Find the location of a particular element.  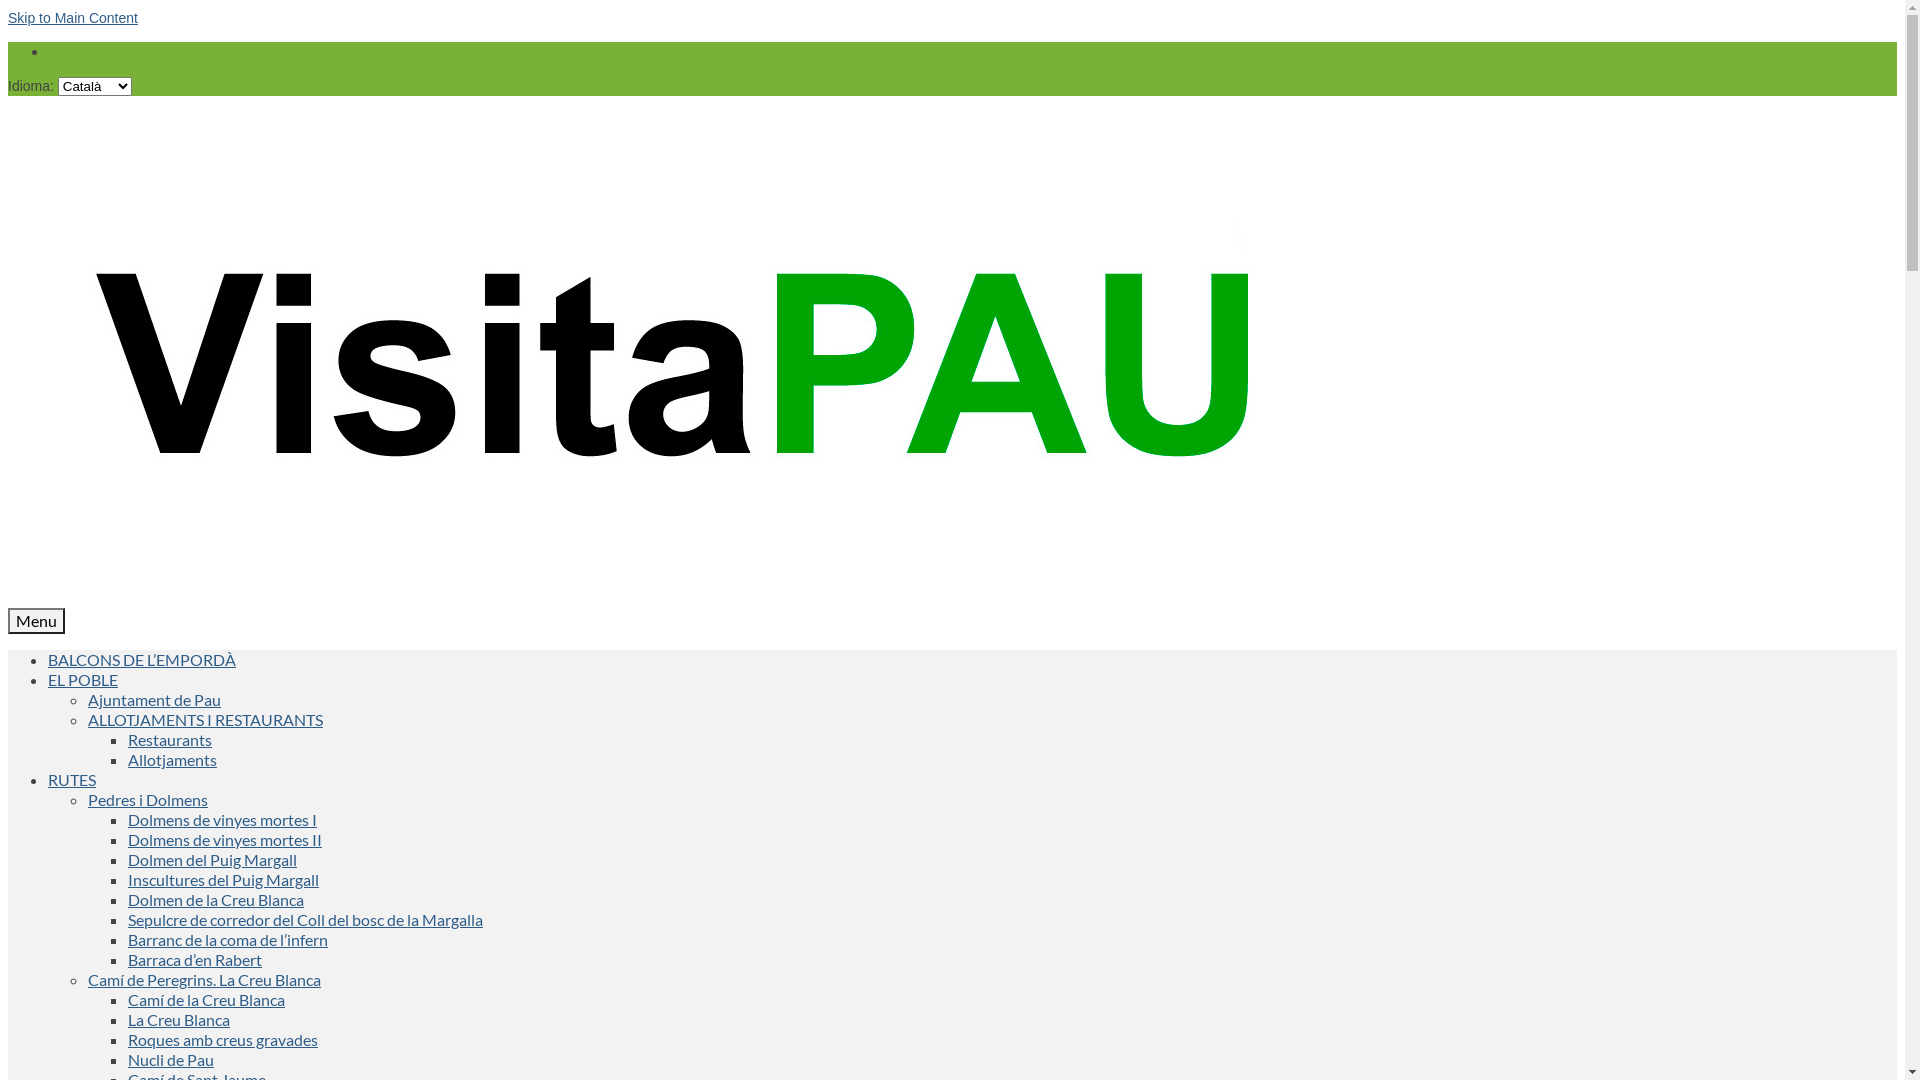

'Dolmen de la Creu Blanca' is located at coordinates (216, 898).